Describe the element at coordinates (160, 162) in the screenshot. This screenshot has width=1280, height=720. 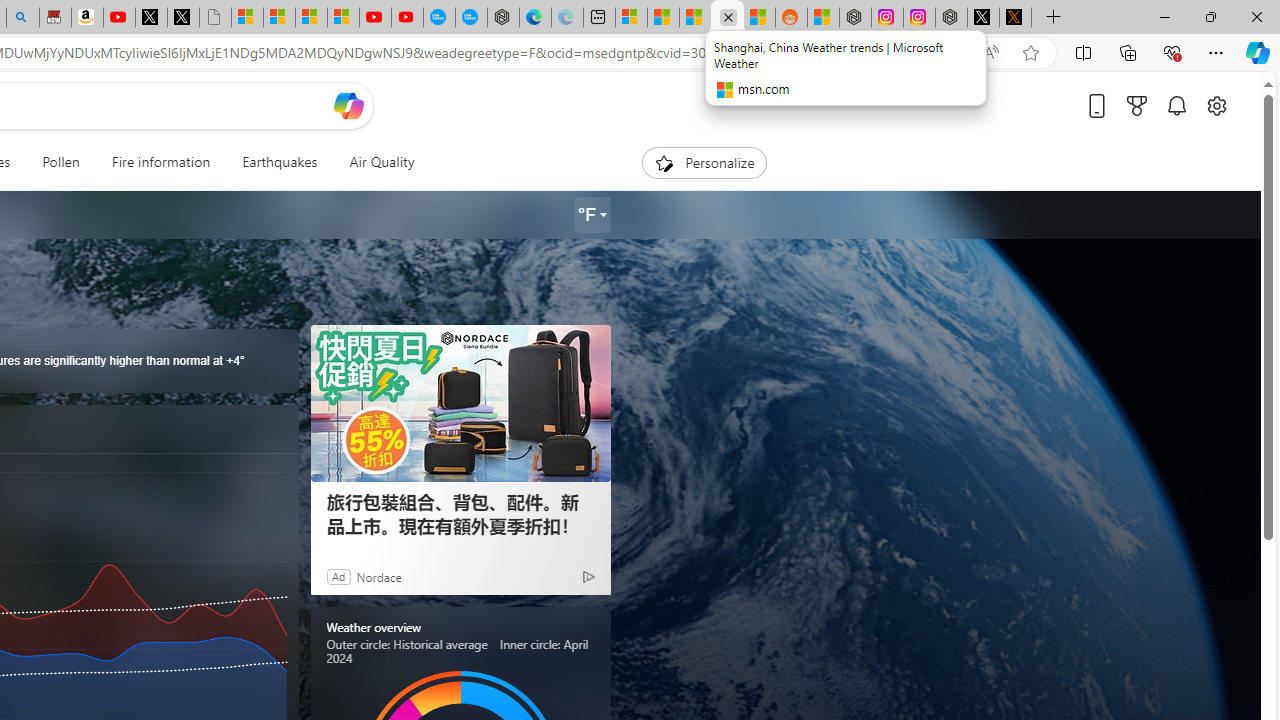
I see `'Fire information'` at that location.